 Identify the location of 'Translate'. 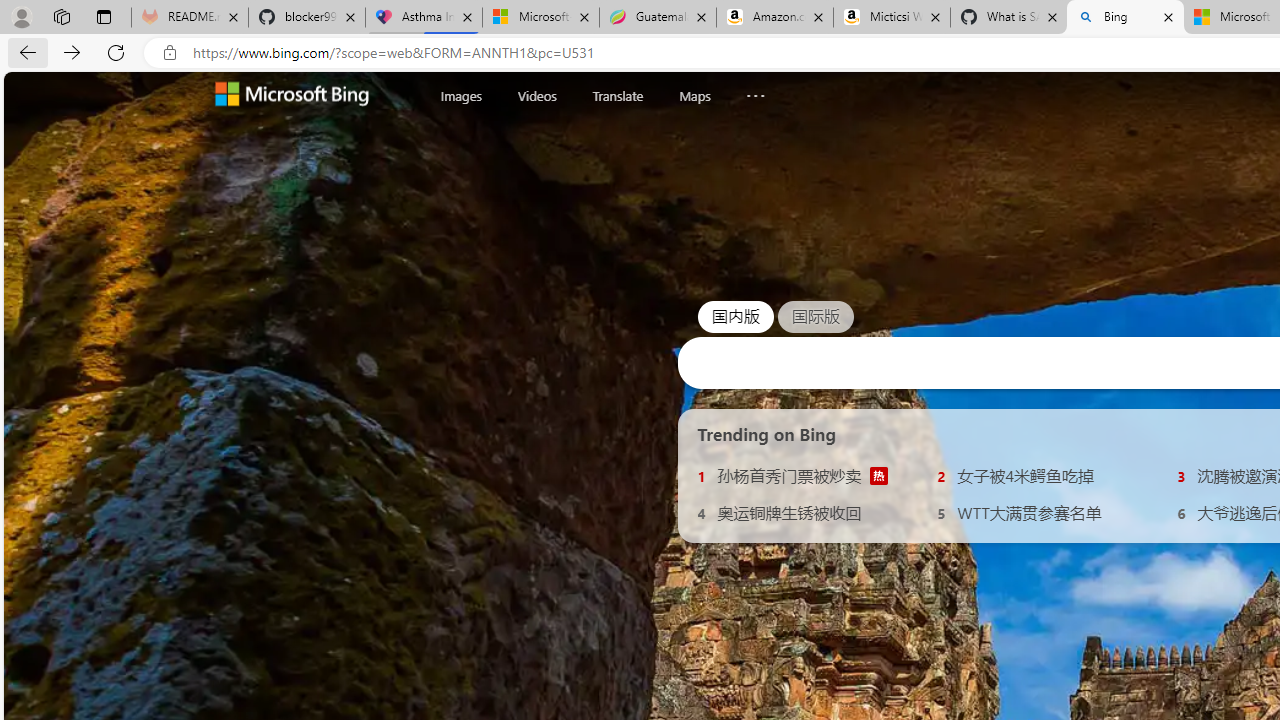
(616, 95).